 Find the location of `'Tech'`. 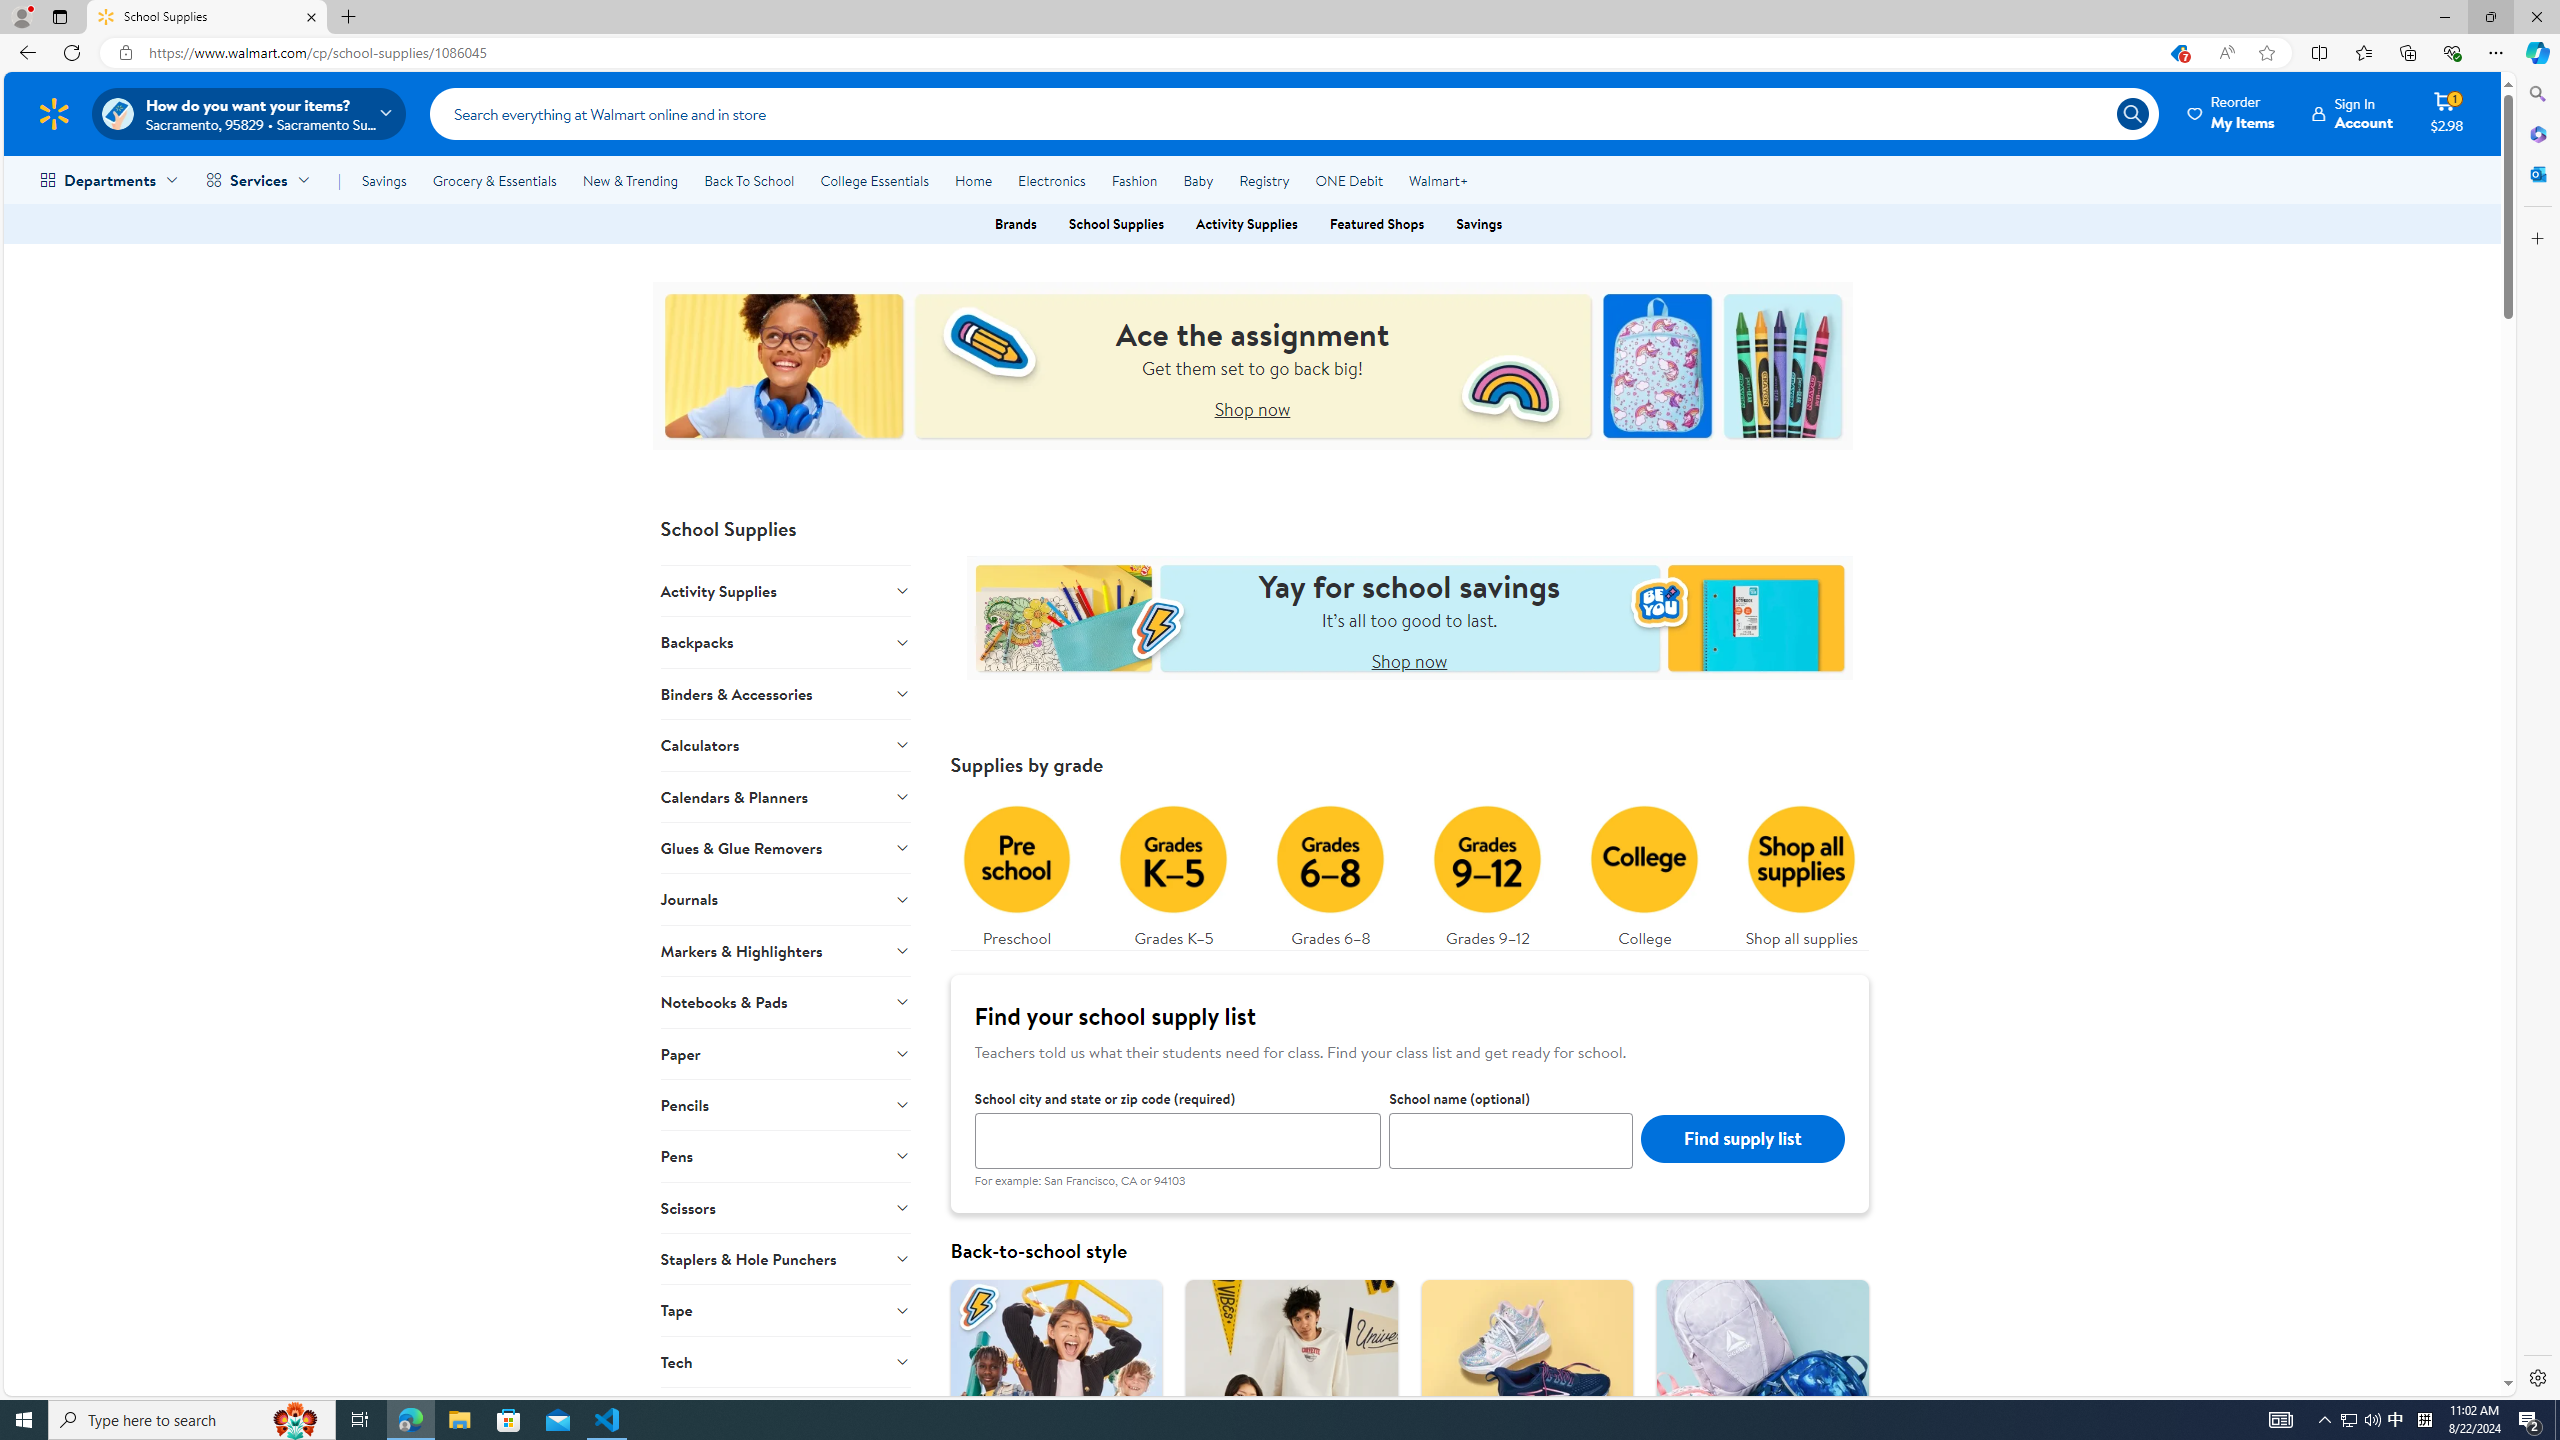

'Tech' is located at coordinates (784, 1360).